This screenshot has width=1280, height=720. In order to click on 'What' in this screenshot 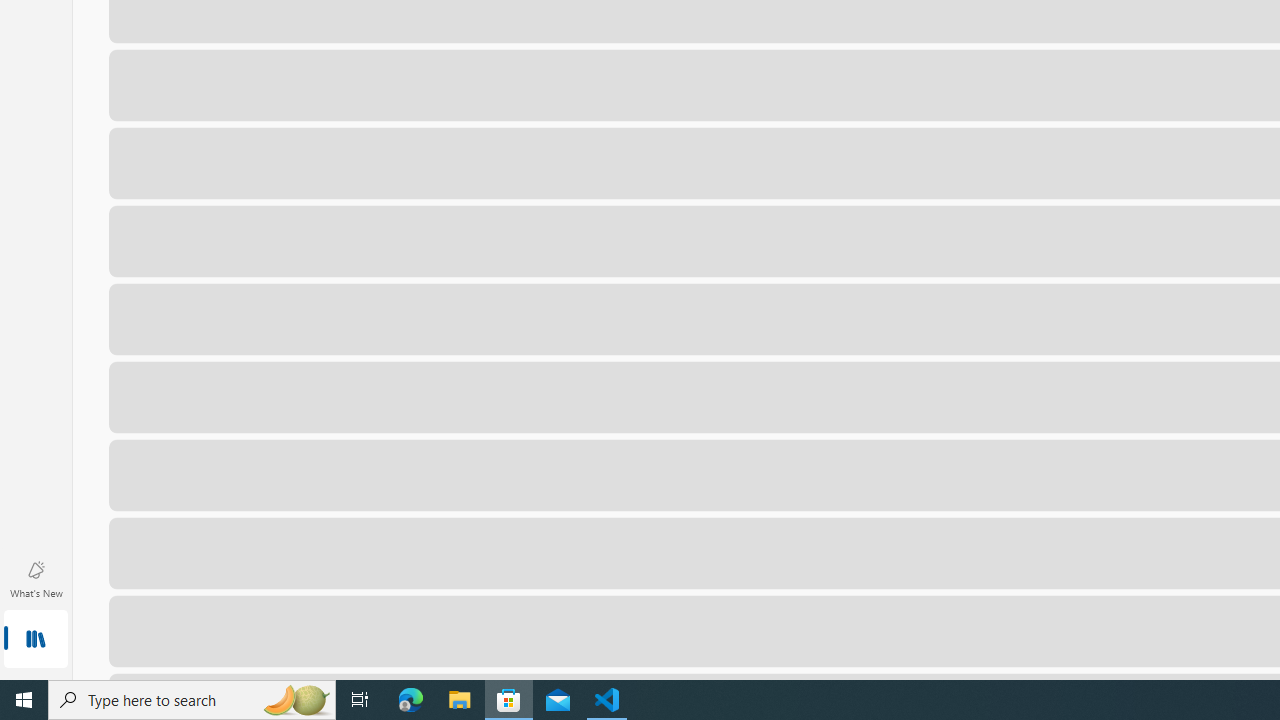, I will do `click(35, 578)`.